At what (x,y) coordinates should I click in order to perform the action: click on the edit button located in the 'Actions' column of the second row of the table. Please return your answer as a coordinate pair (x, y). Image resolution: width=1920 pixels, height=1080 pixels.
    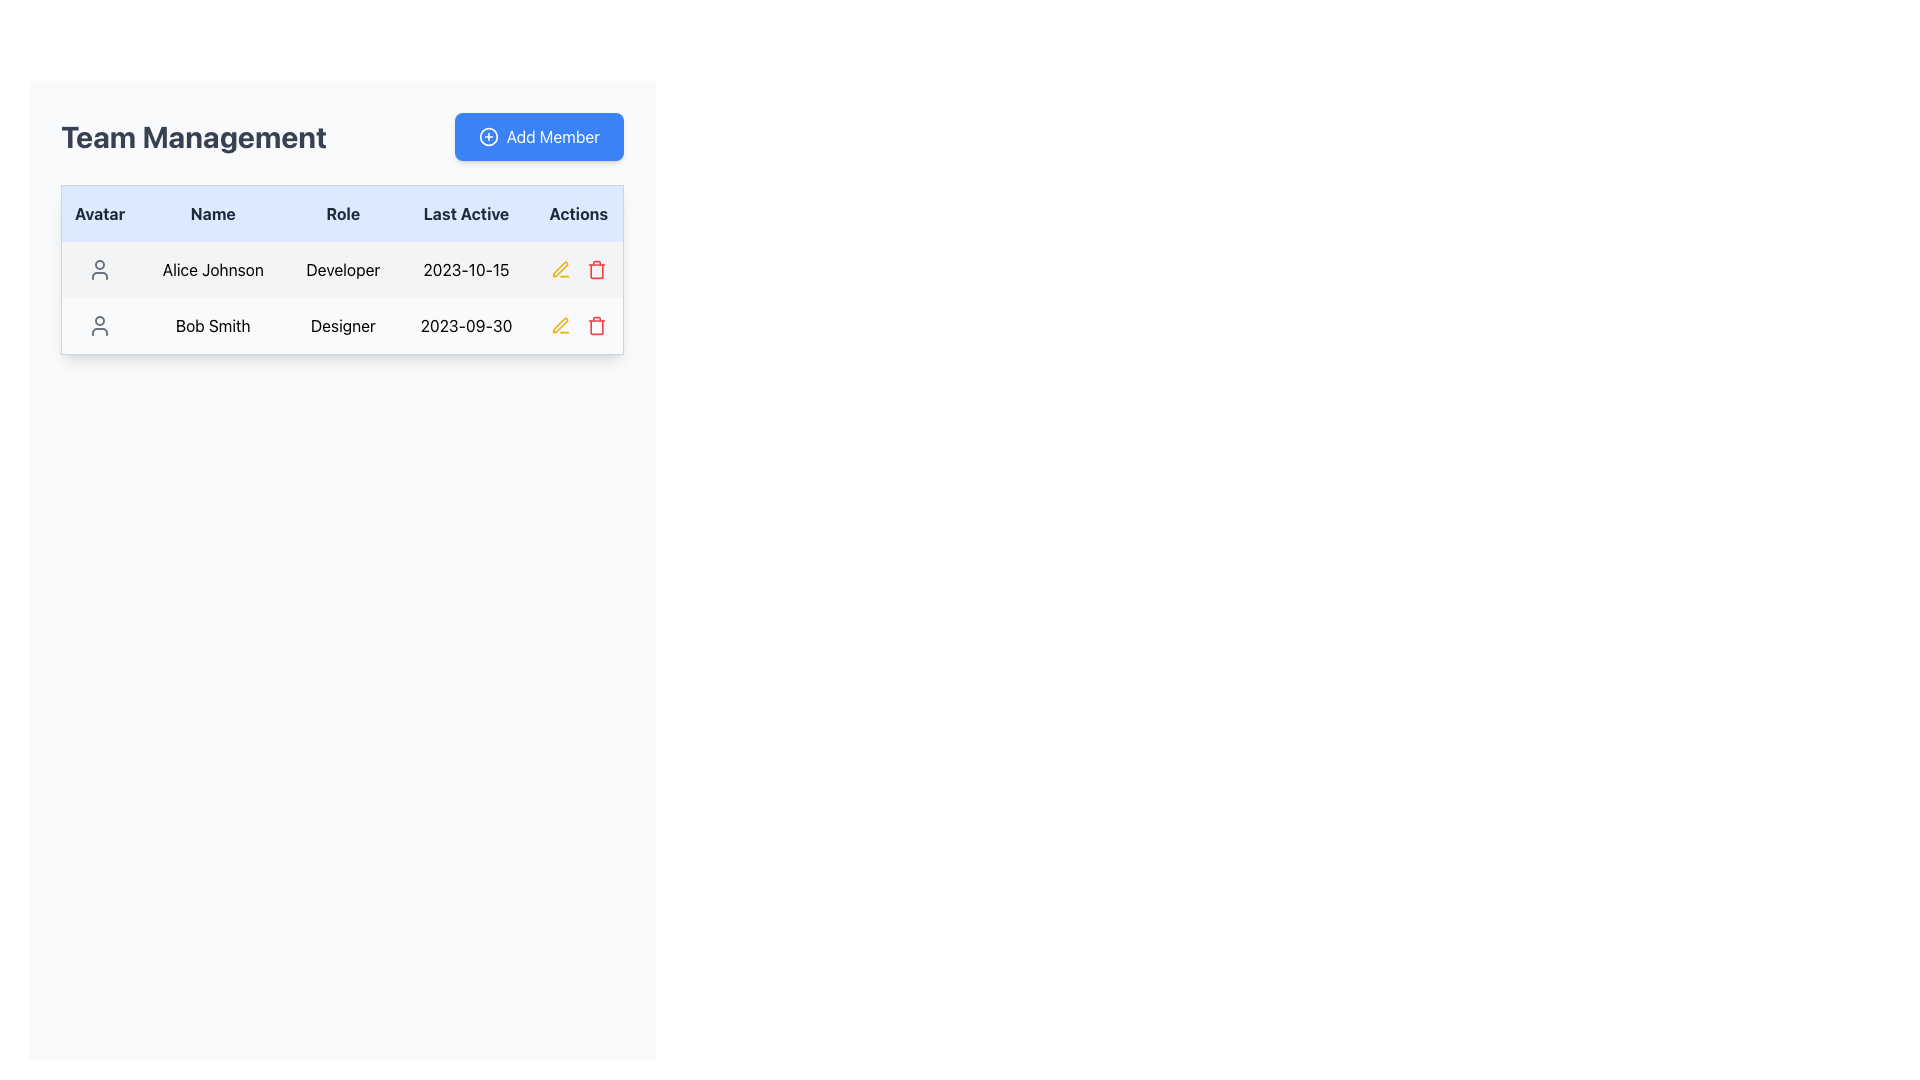
    Looking at the image, I should click on (560, 268).